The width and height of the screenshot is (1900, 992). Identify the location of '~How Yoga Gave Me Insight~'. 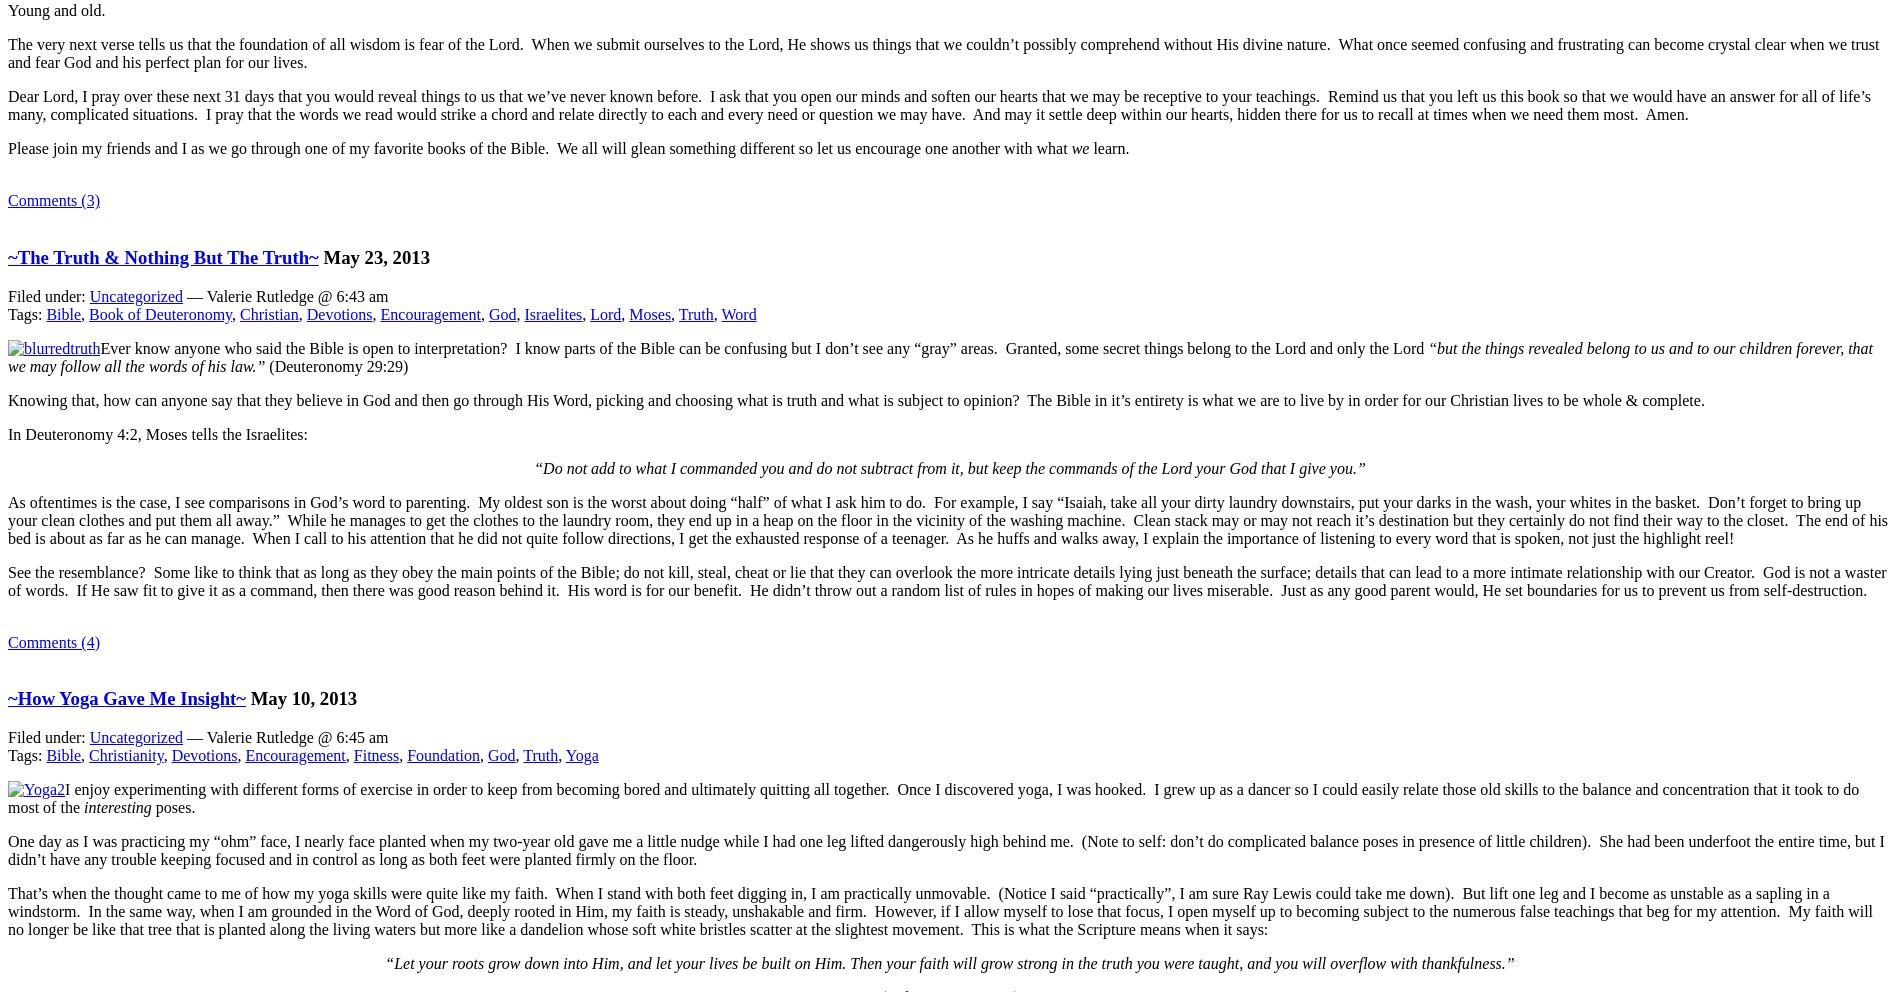
(126, 697).